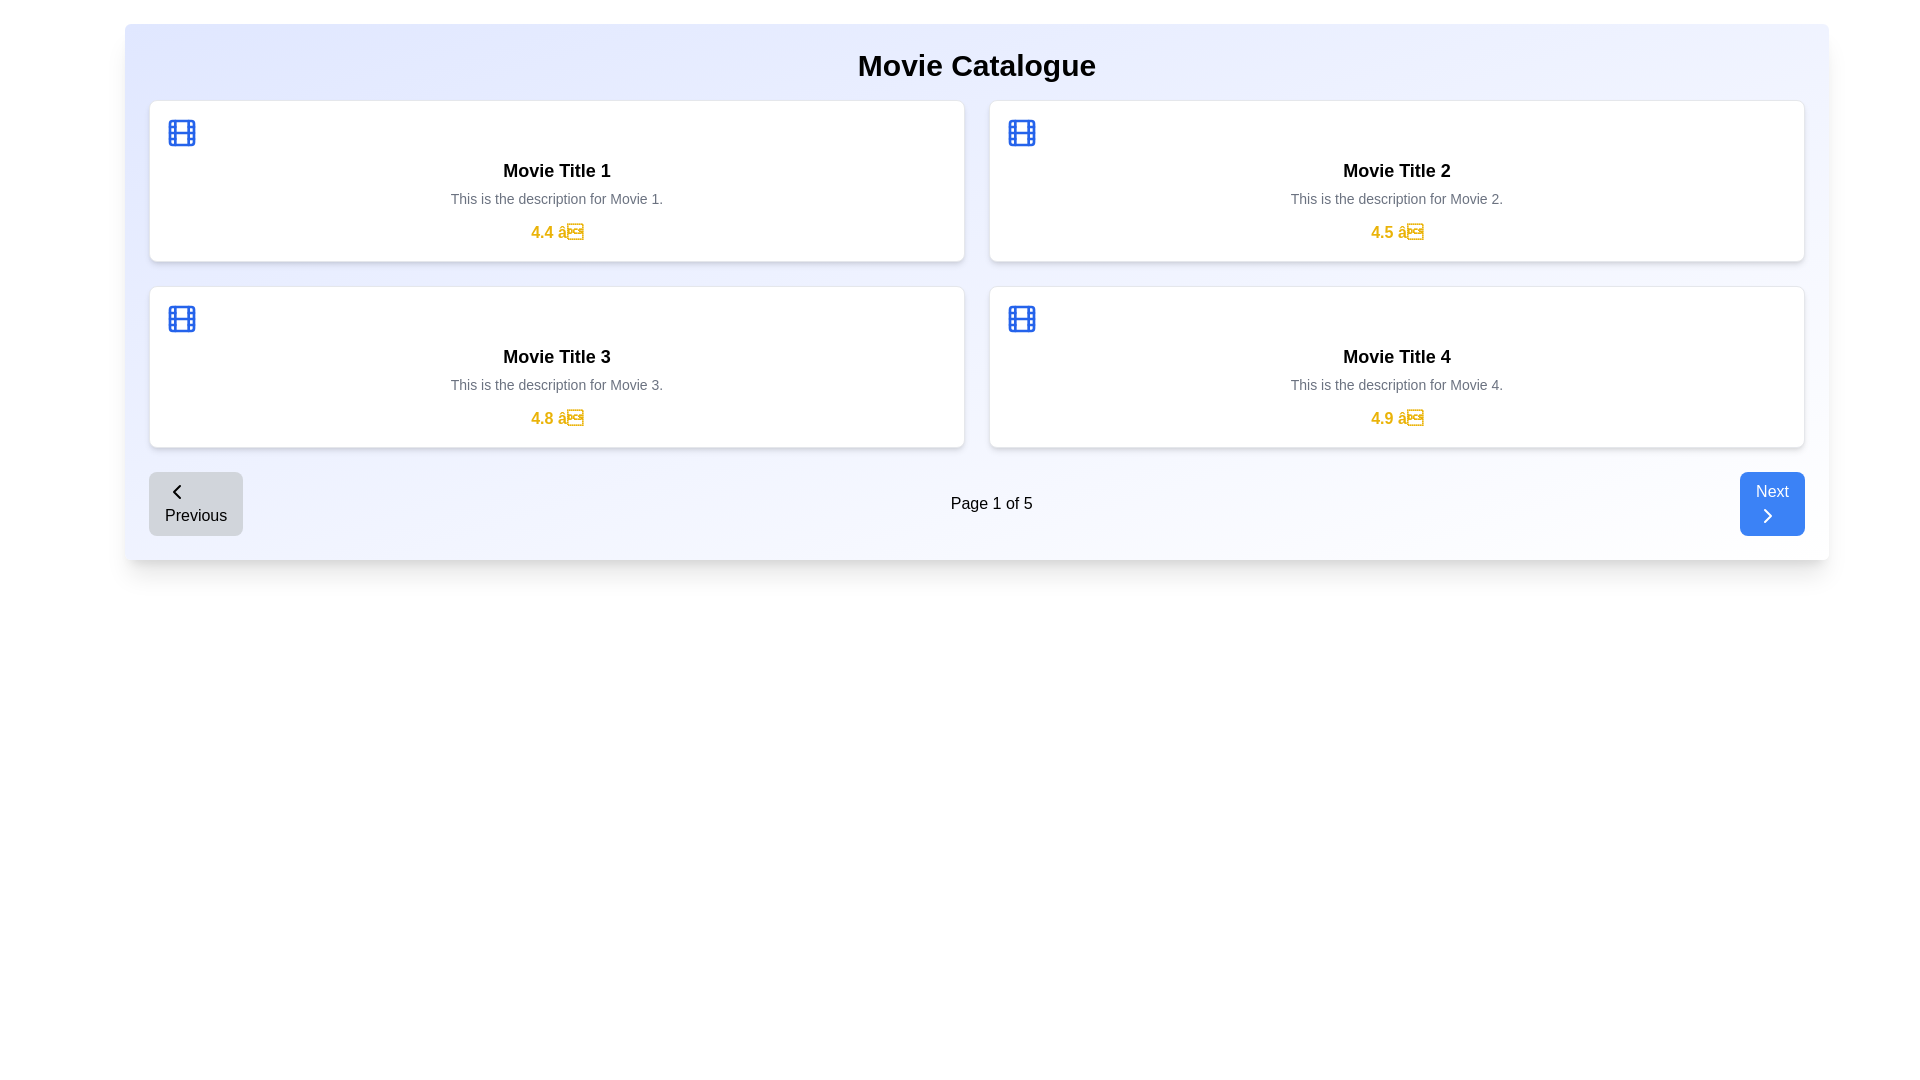 The height and width of the screenshot is (1080, 1920). I want to click on the small decorative SVG rectangle element that is part of the vertical filmstrip icon next to 'Movie Title 3', so click(182, 318).